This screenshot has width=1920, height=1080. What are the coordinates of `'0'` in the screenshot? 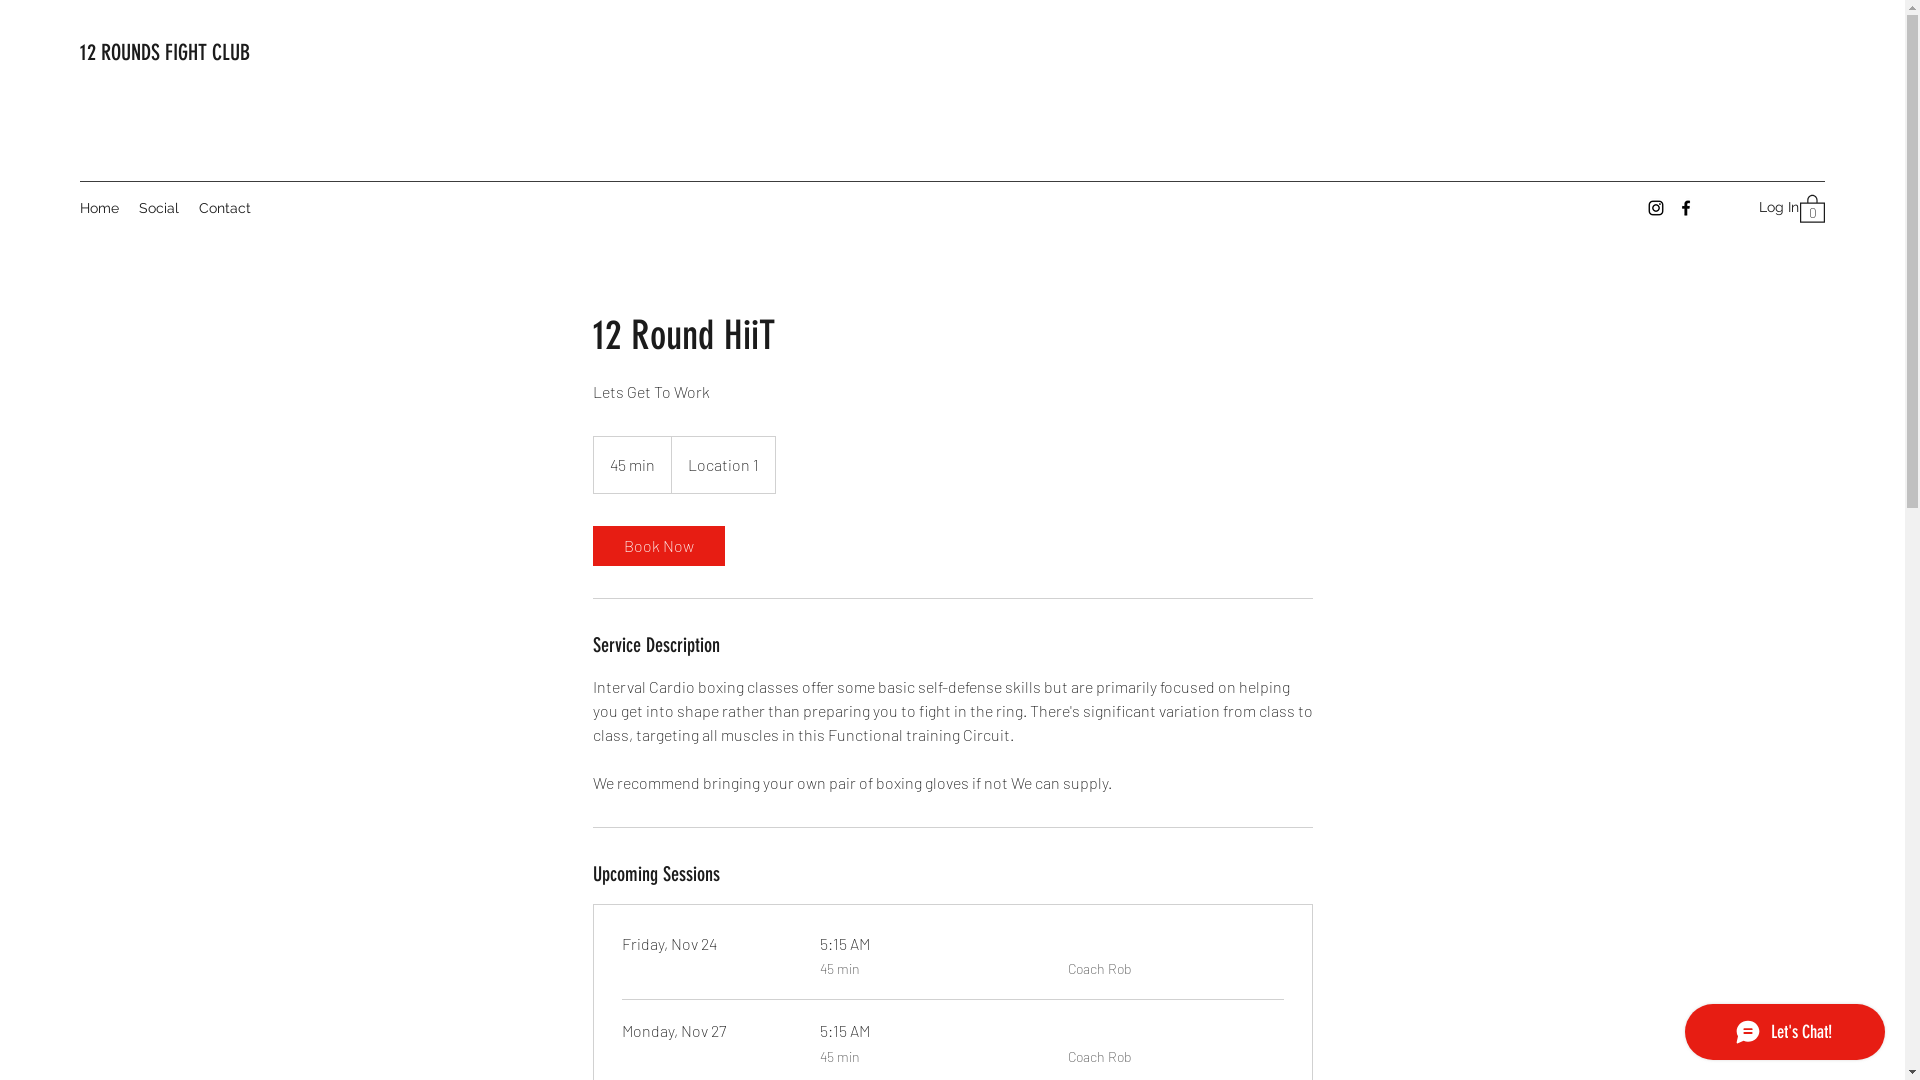 It's located at (1812, 208).